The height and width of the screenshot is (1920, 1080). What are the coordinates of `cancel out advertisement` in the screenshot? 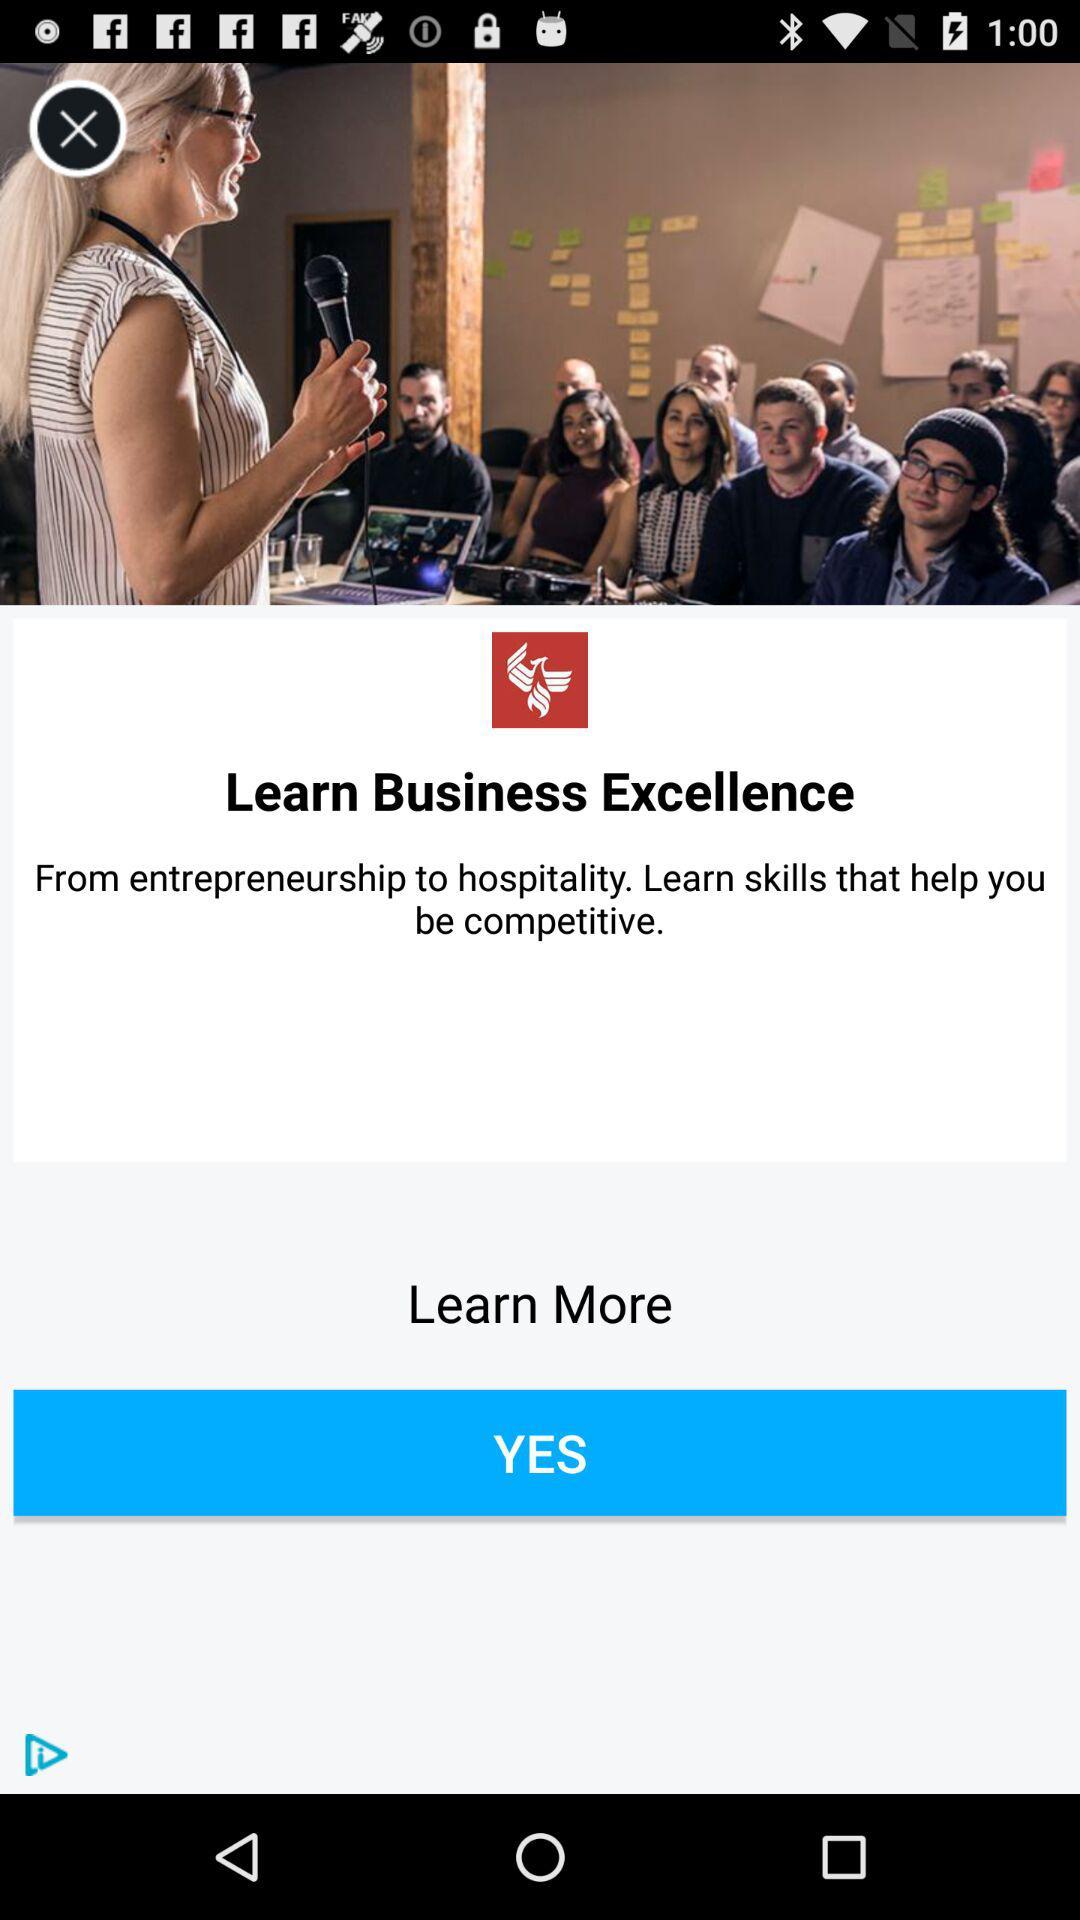 It's located at (77, 128).